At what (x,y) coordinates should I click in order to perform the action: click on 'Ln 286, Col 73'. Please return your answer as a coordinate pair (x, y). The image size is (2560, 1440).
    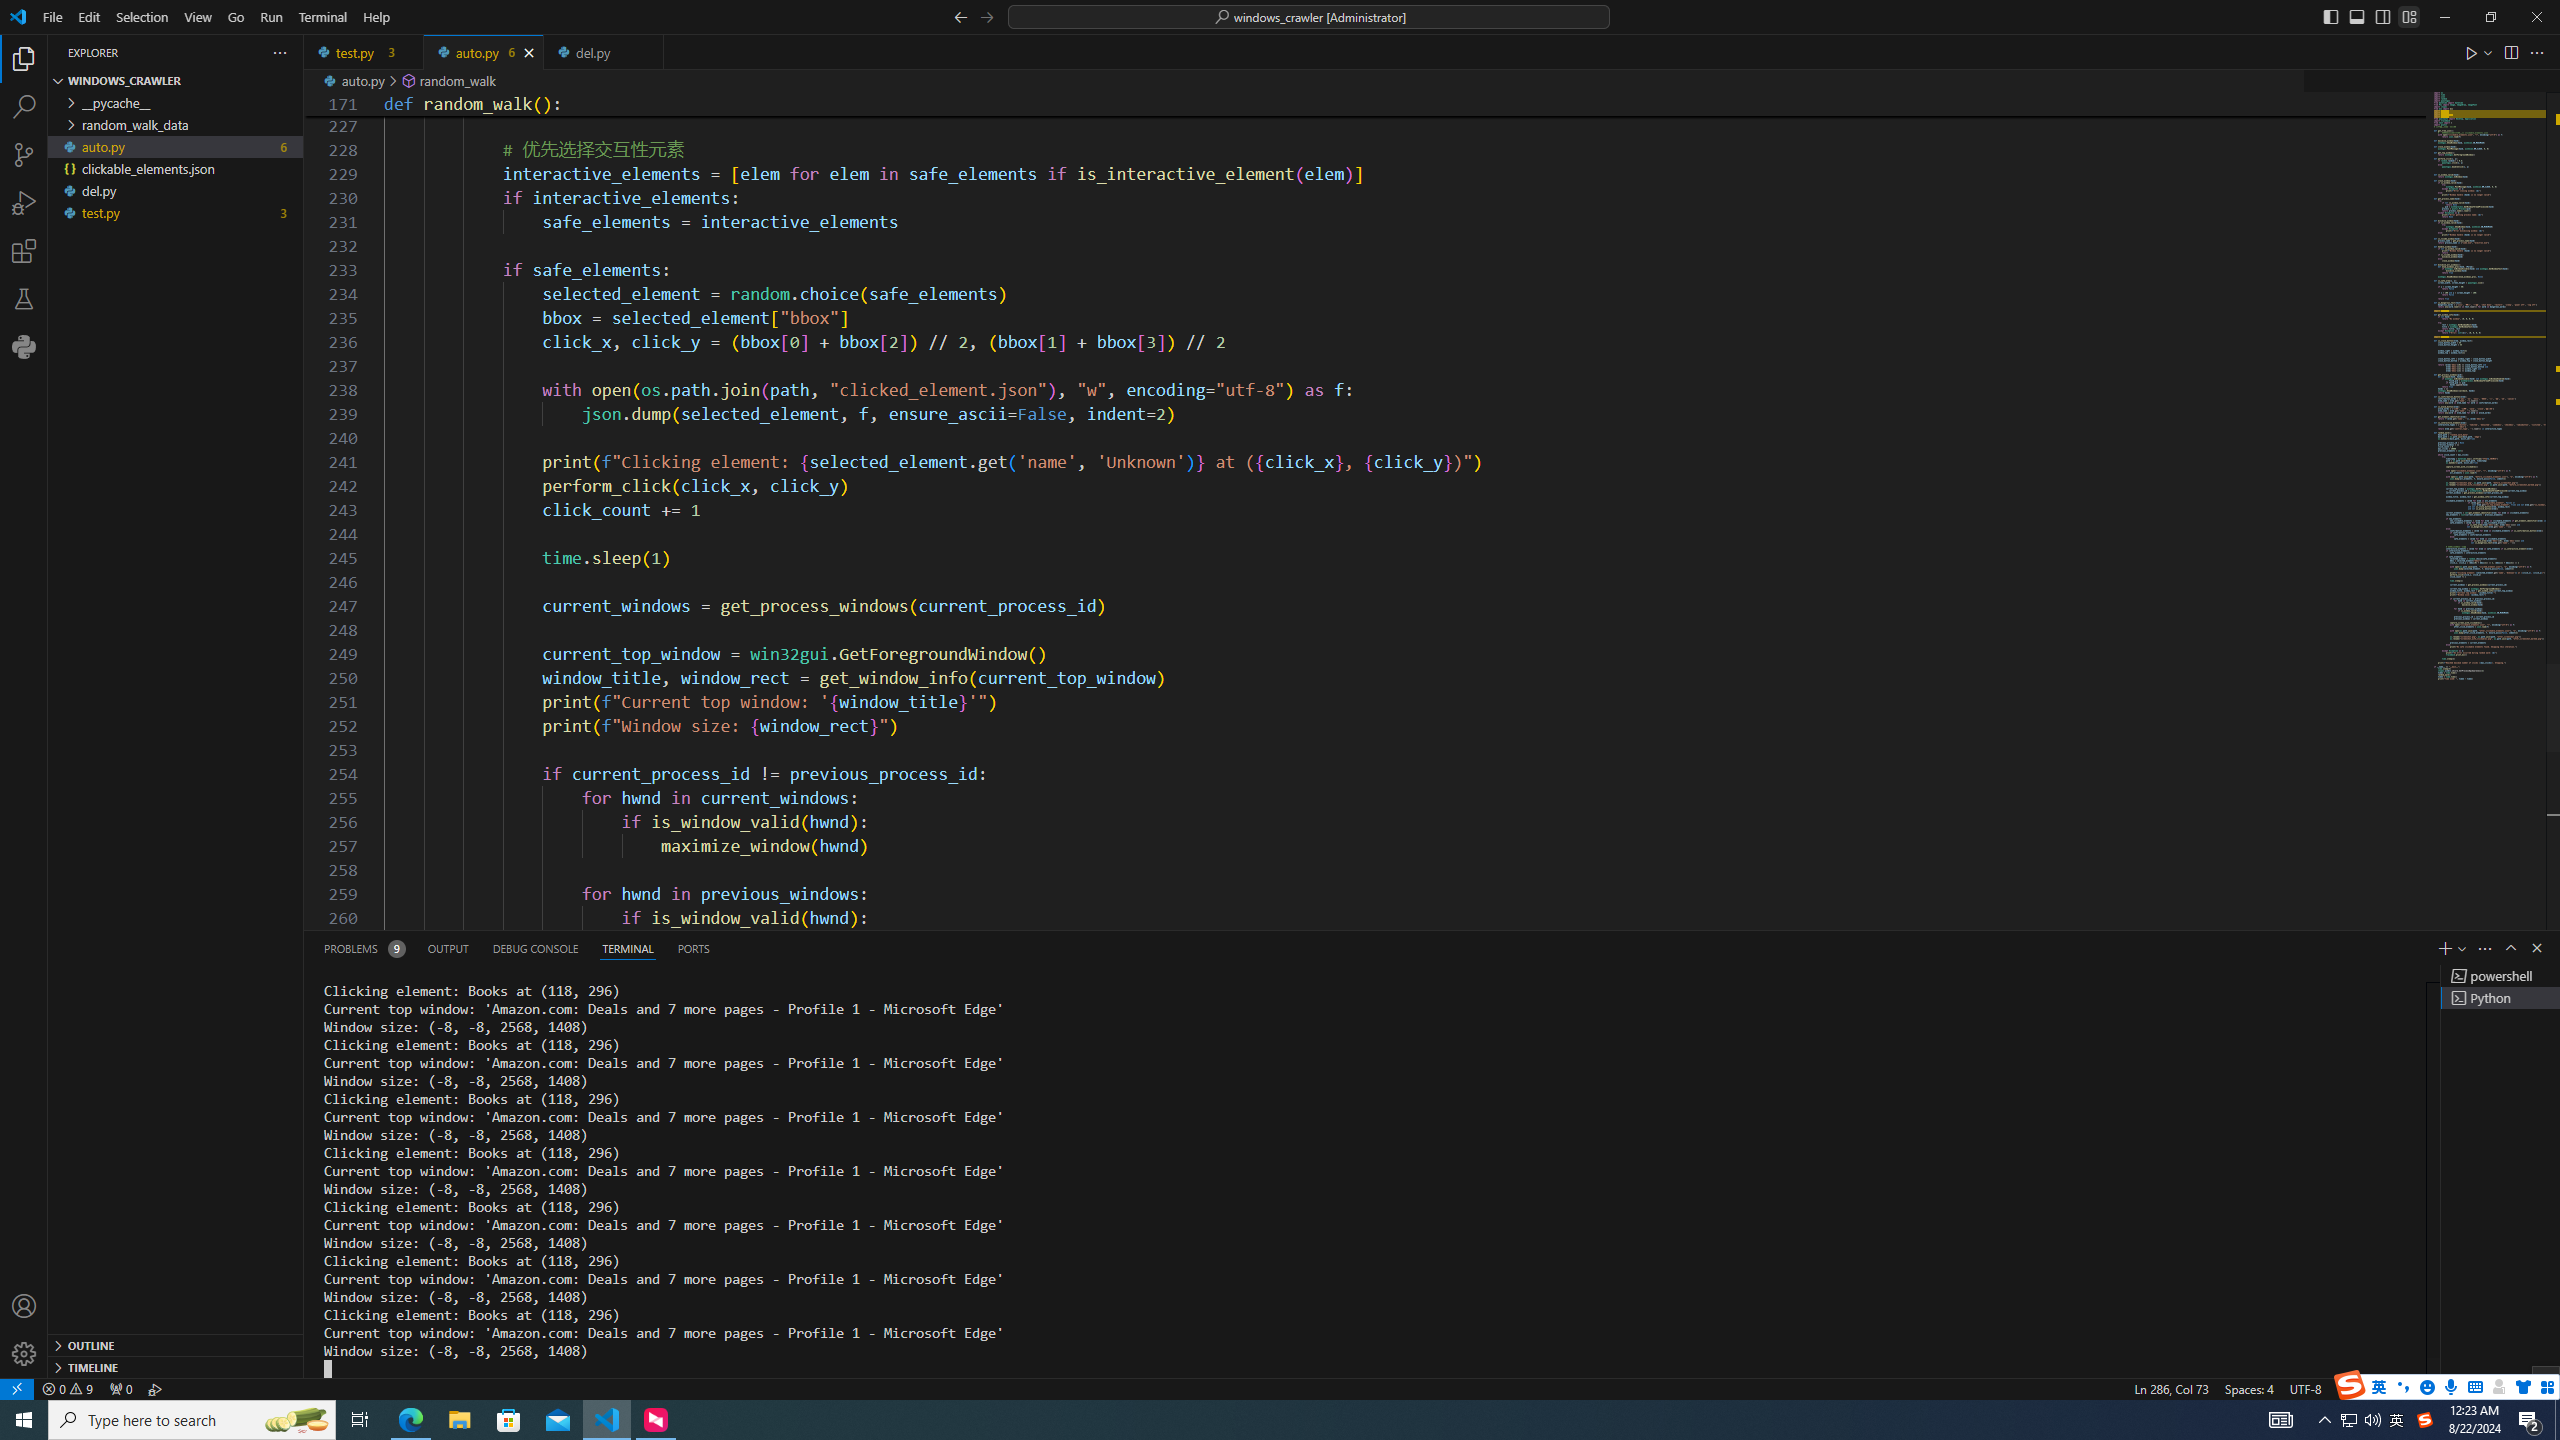
    Looking at the image, I should click on (2172, 1387).